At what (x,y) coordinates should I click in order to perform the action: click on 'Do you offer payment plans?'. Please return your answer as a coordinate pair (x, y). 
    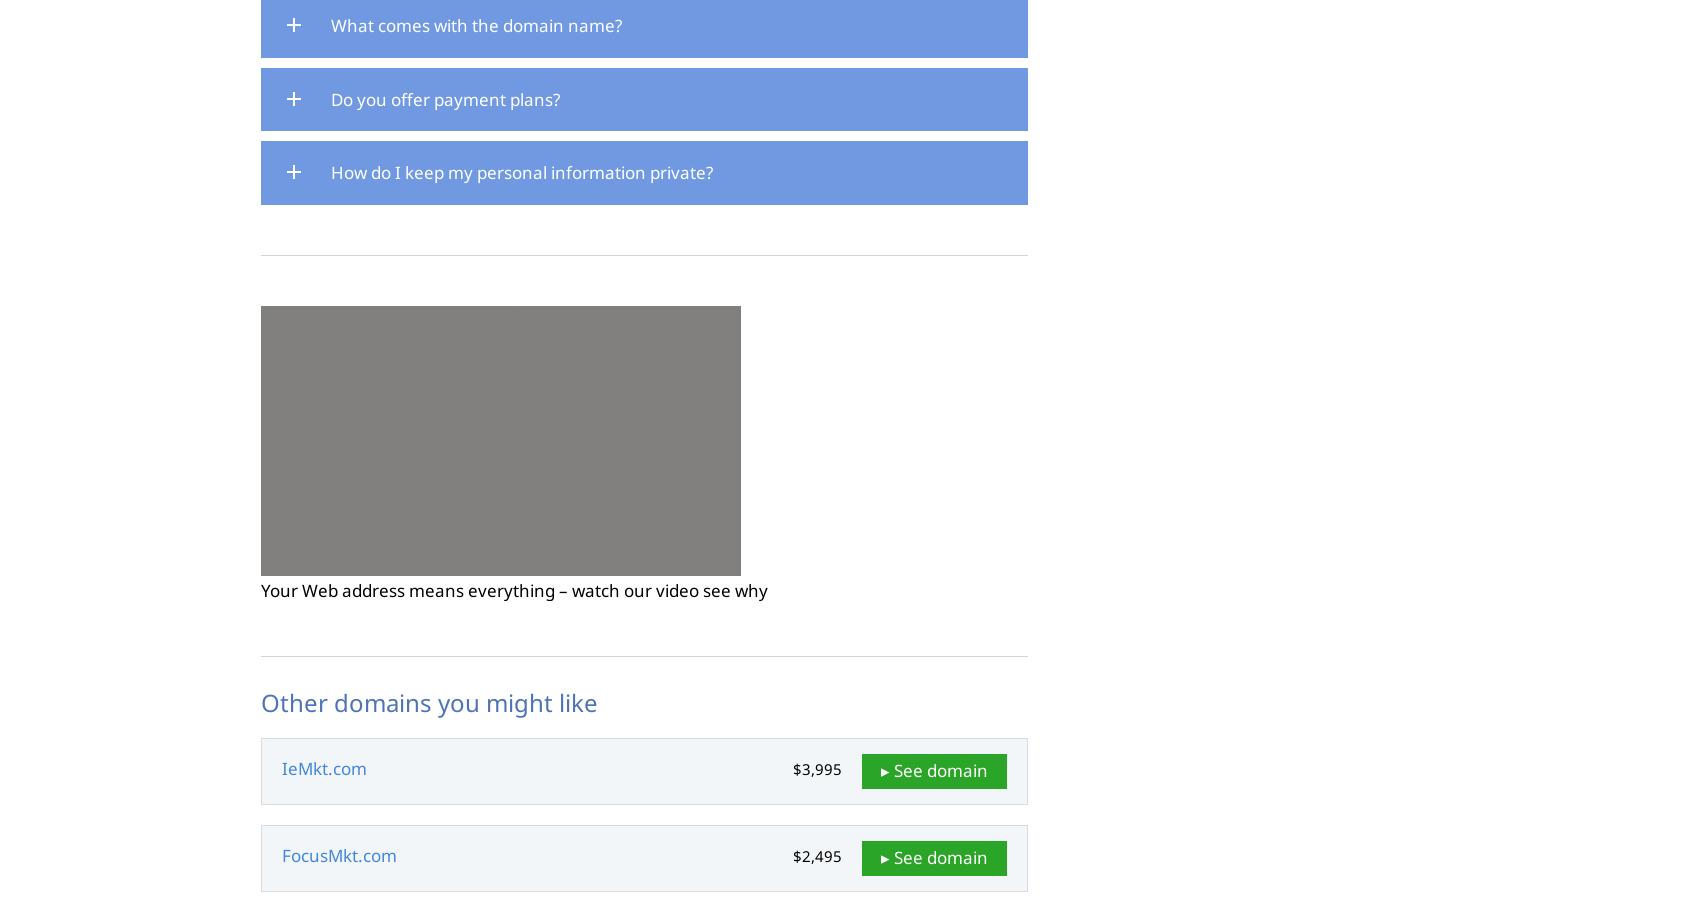
    Looking at the image, I should click on (444, 98).